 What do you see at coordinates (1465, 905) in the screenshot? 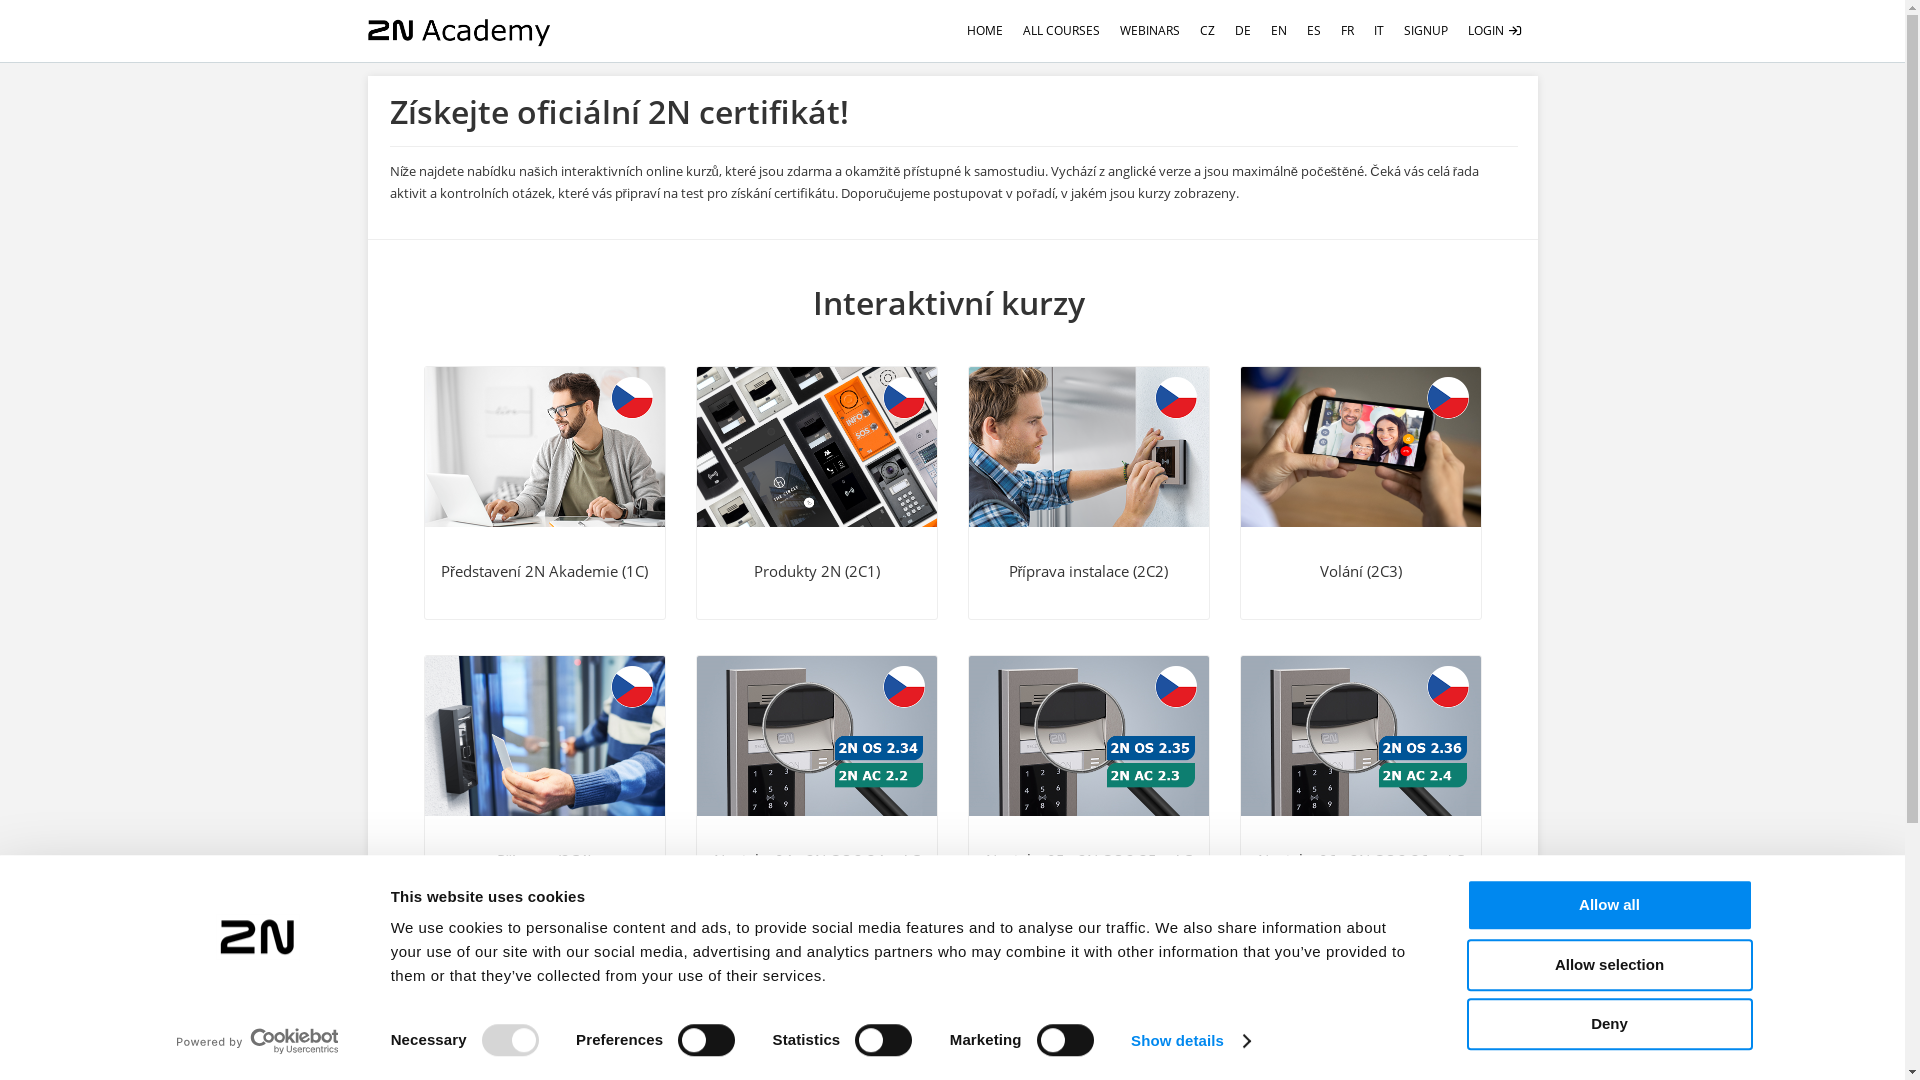
I see `'Allow all'` at bounding box center [1465, 905].